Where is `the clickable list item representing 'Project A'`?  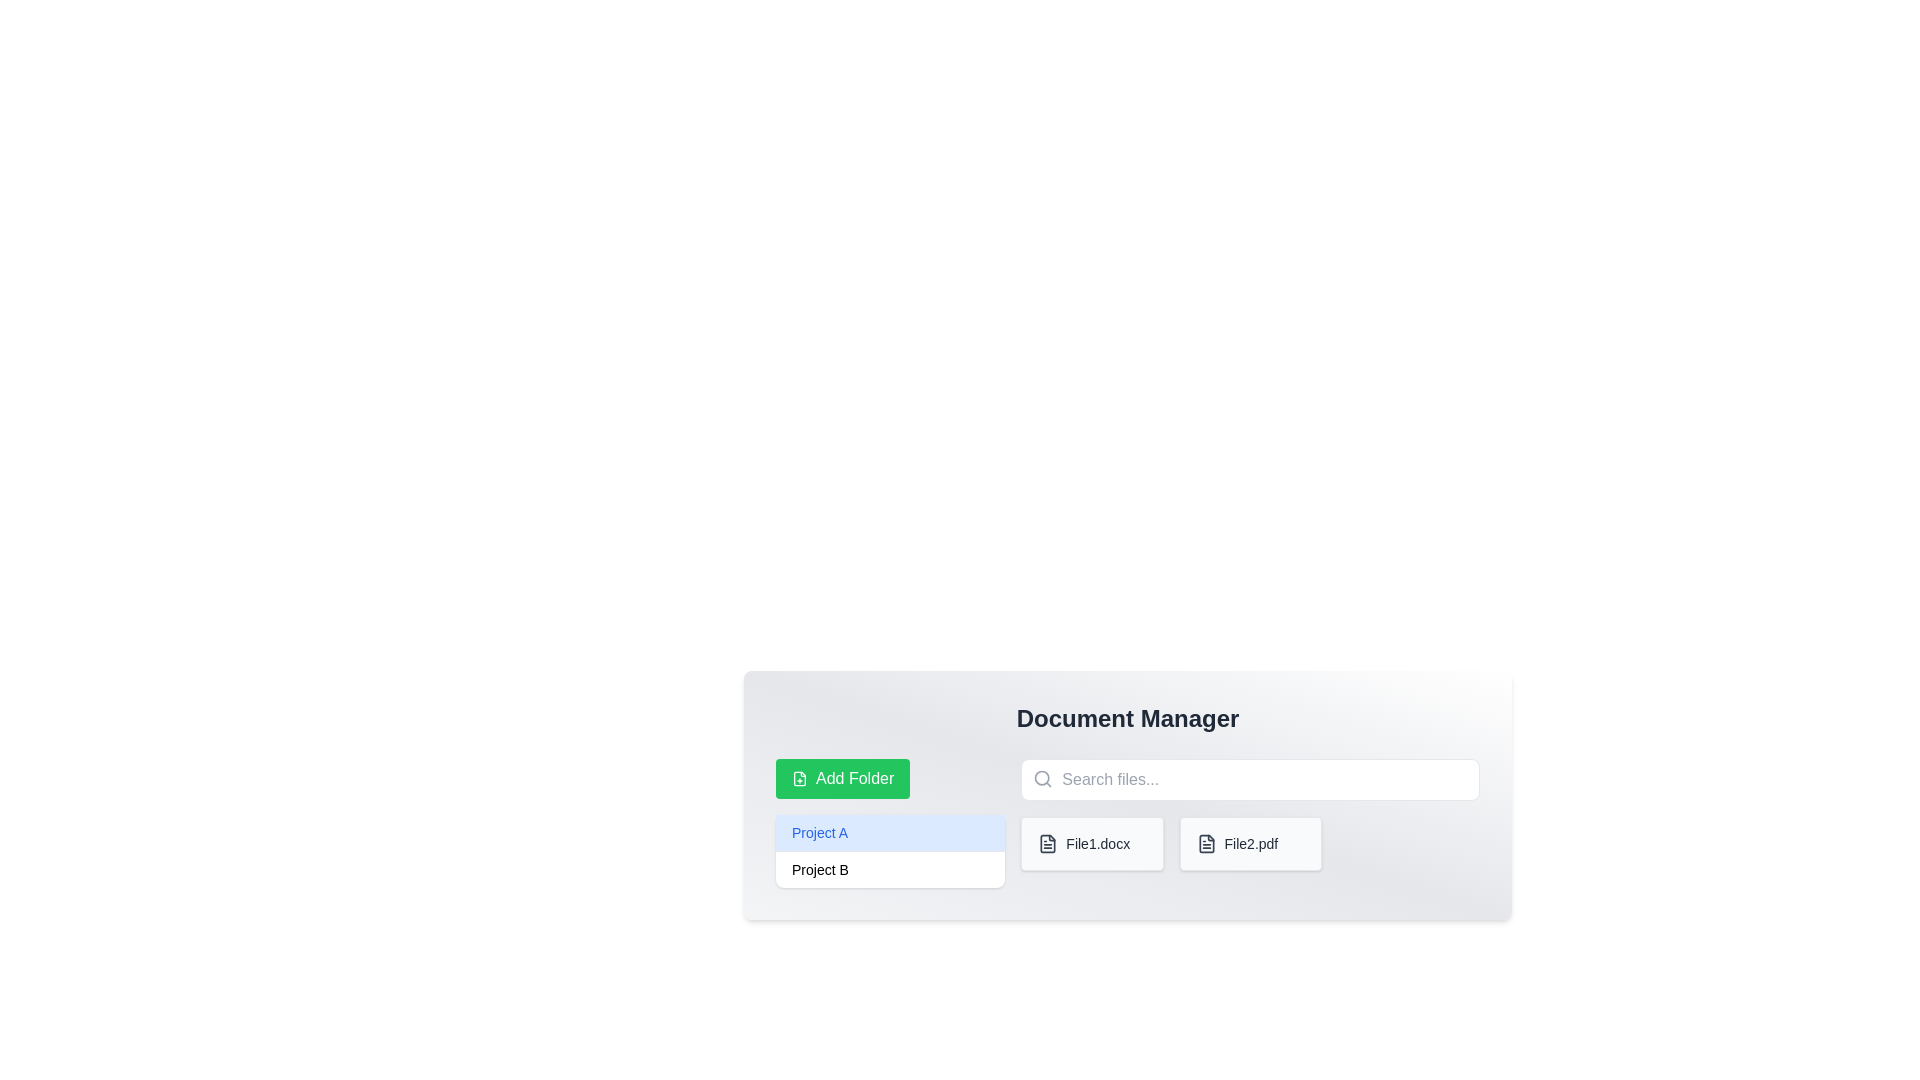 the clickable list item representing 'Project A' is located at coordinates (889, 833).